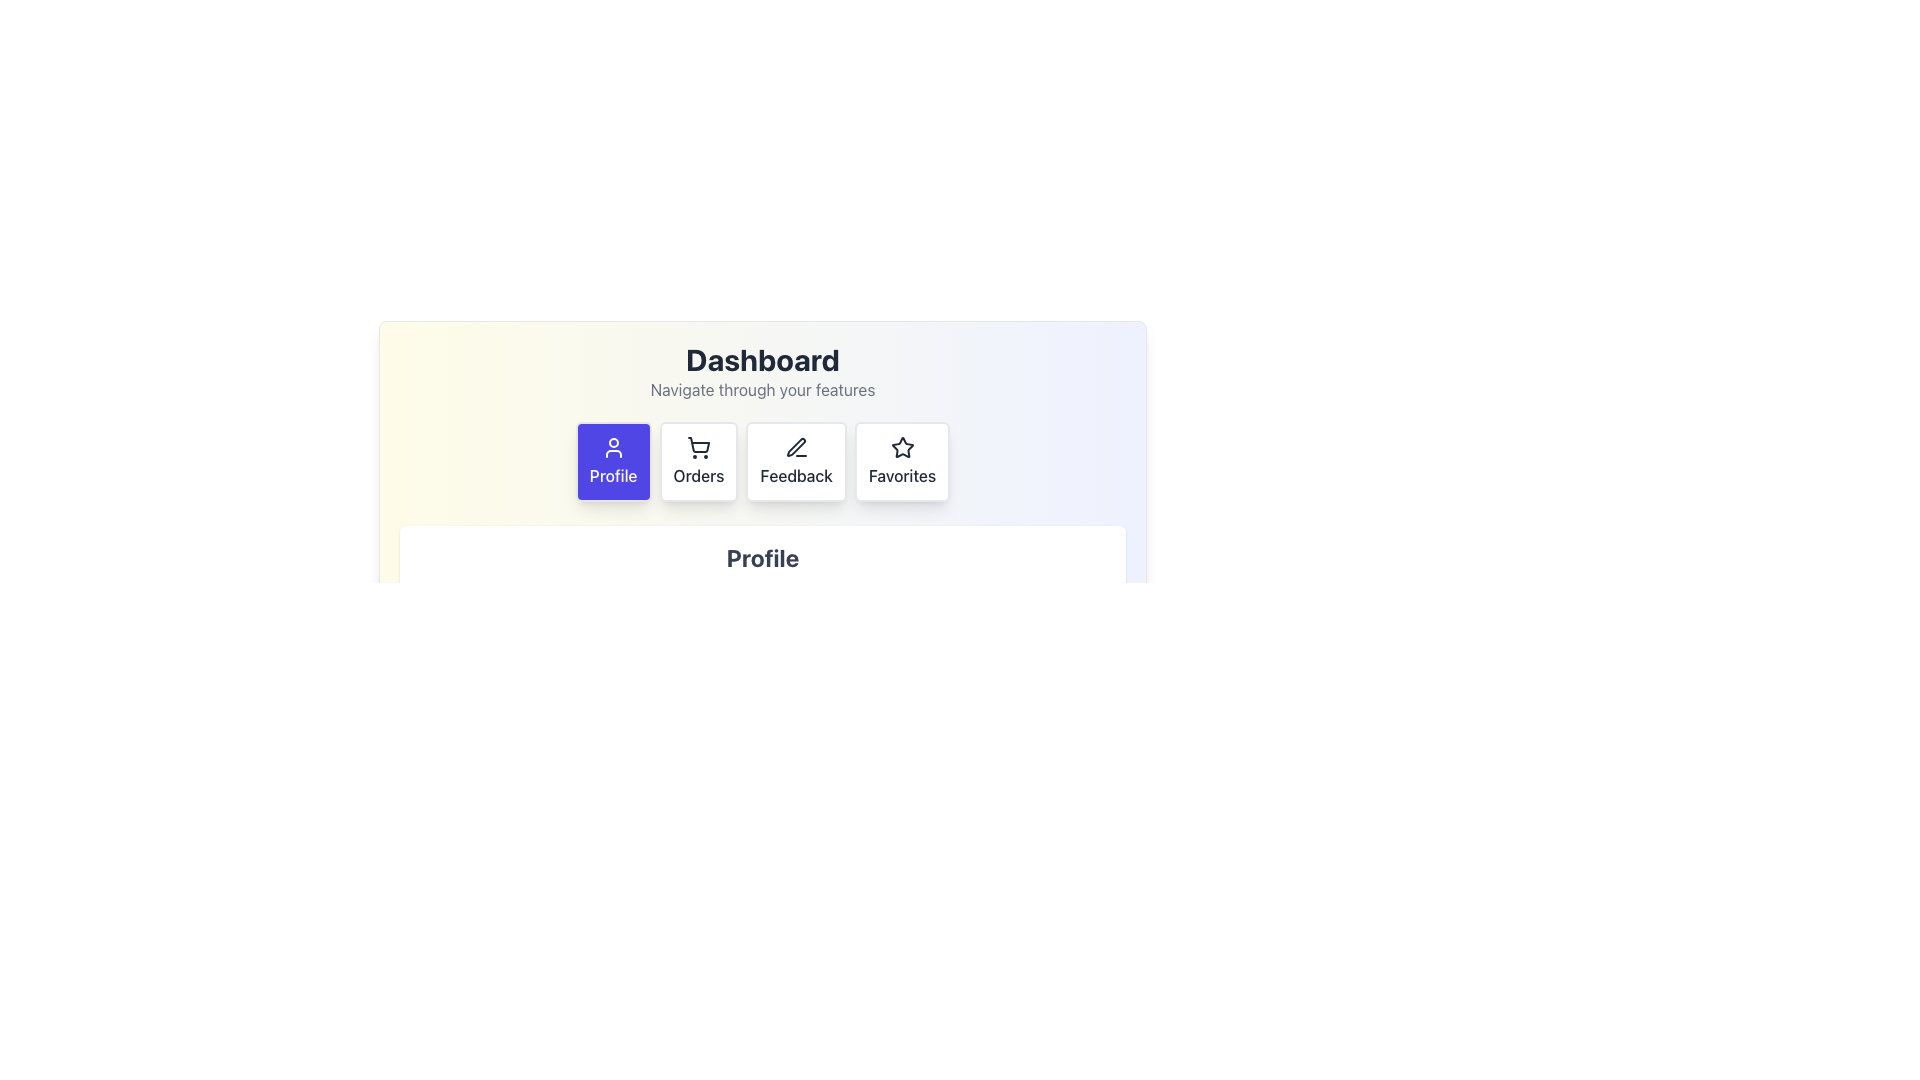  Describe the element at coordinates (795, 462) in the screenshot. I see `the 'Feedback' button, which is a rectangular button with rounded corners, located beneath the 'Dashboard' heading, and positioned between the 'Orders' and 'Favorites' buttons` at that location.